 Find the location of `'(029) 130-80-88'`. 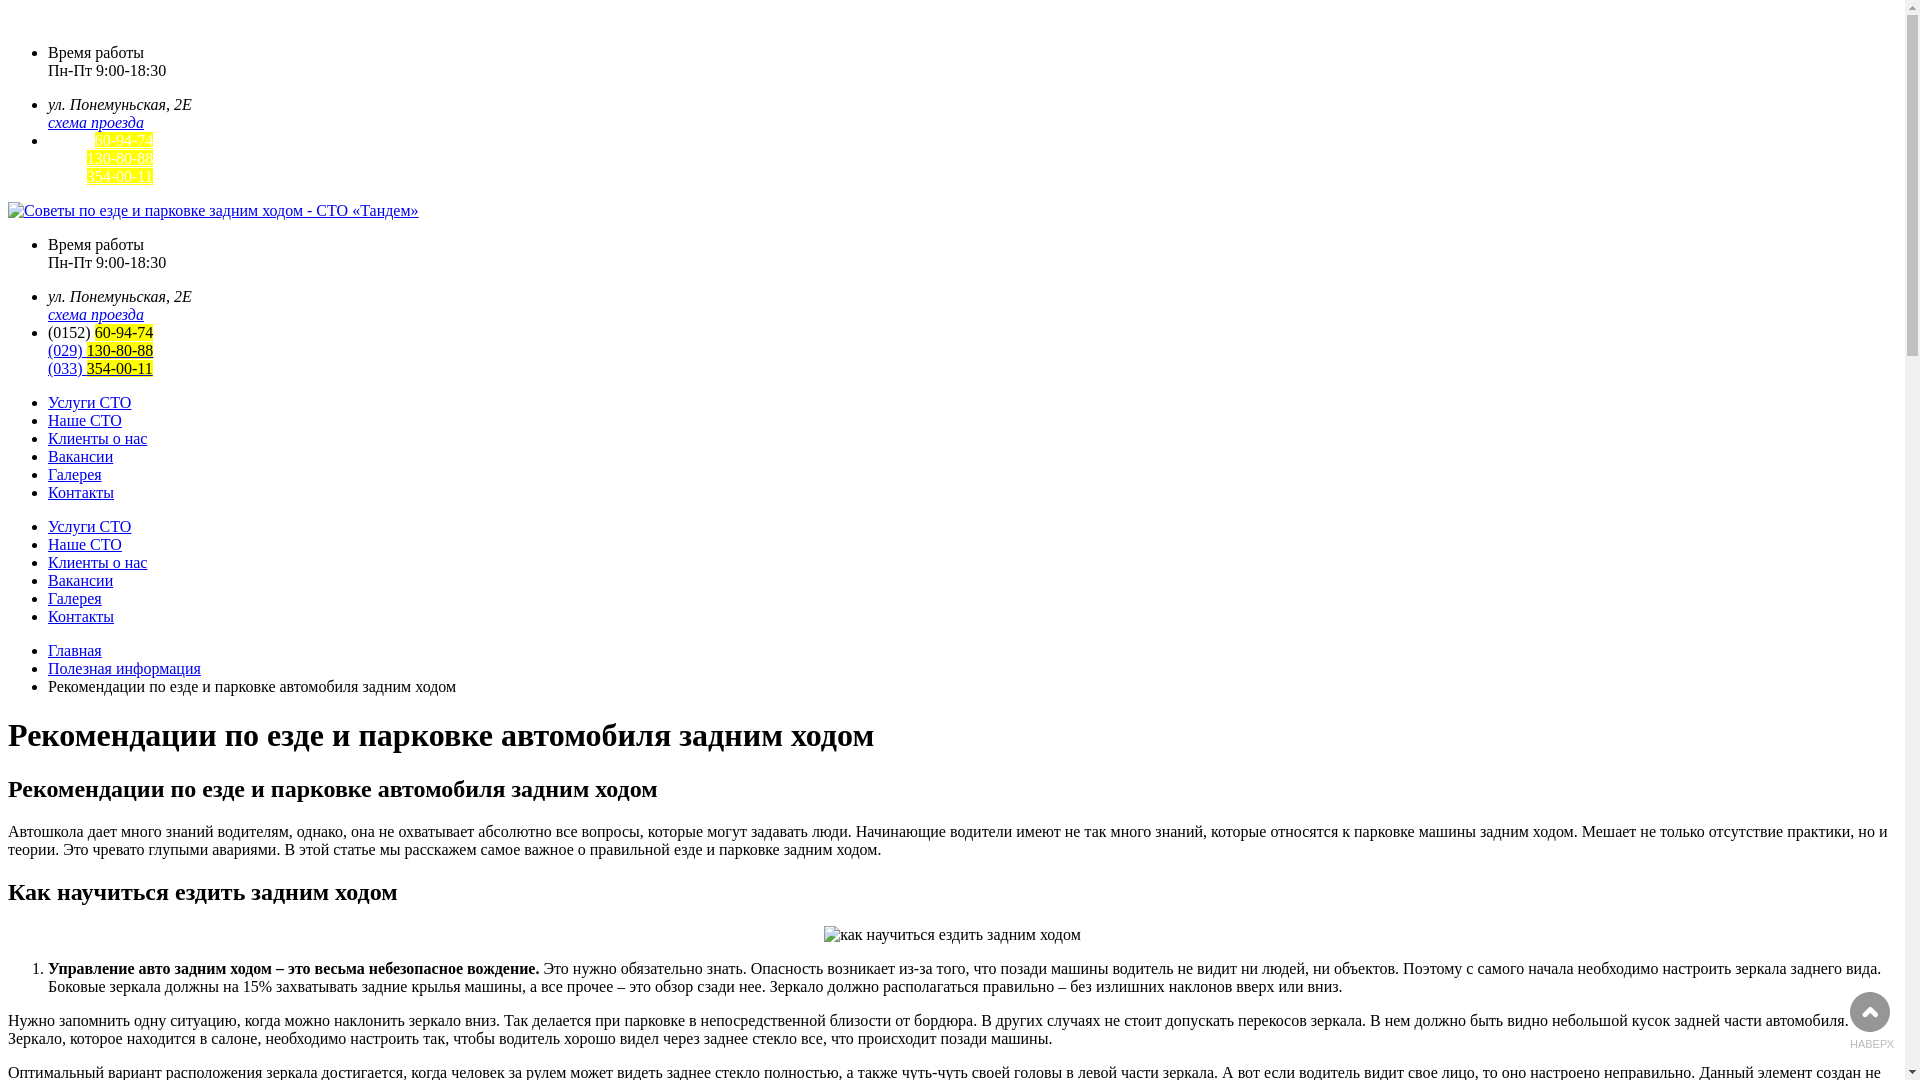

'(029) 130-80-88' is located at coordinates (99, 349).